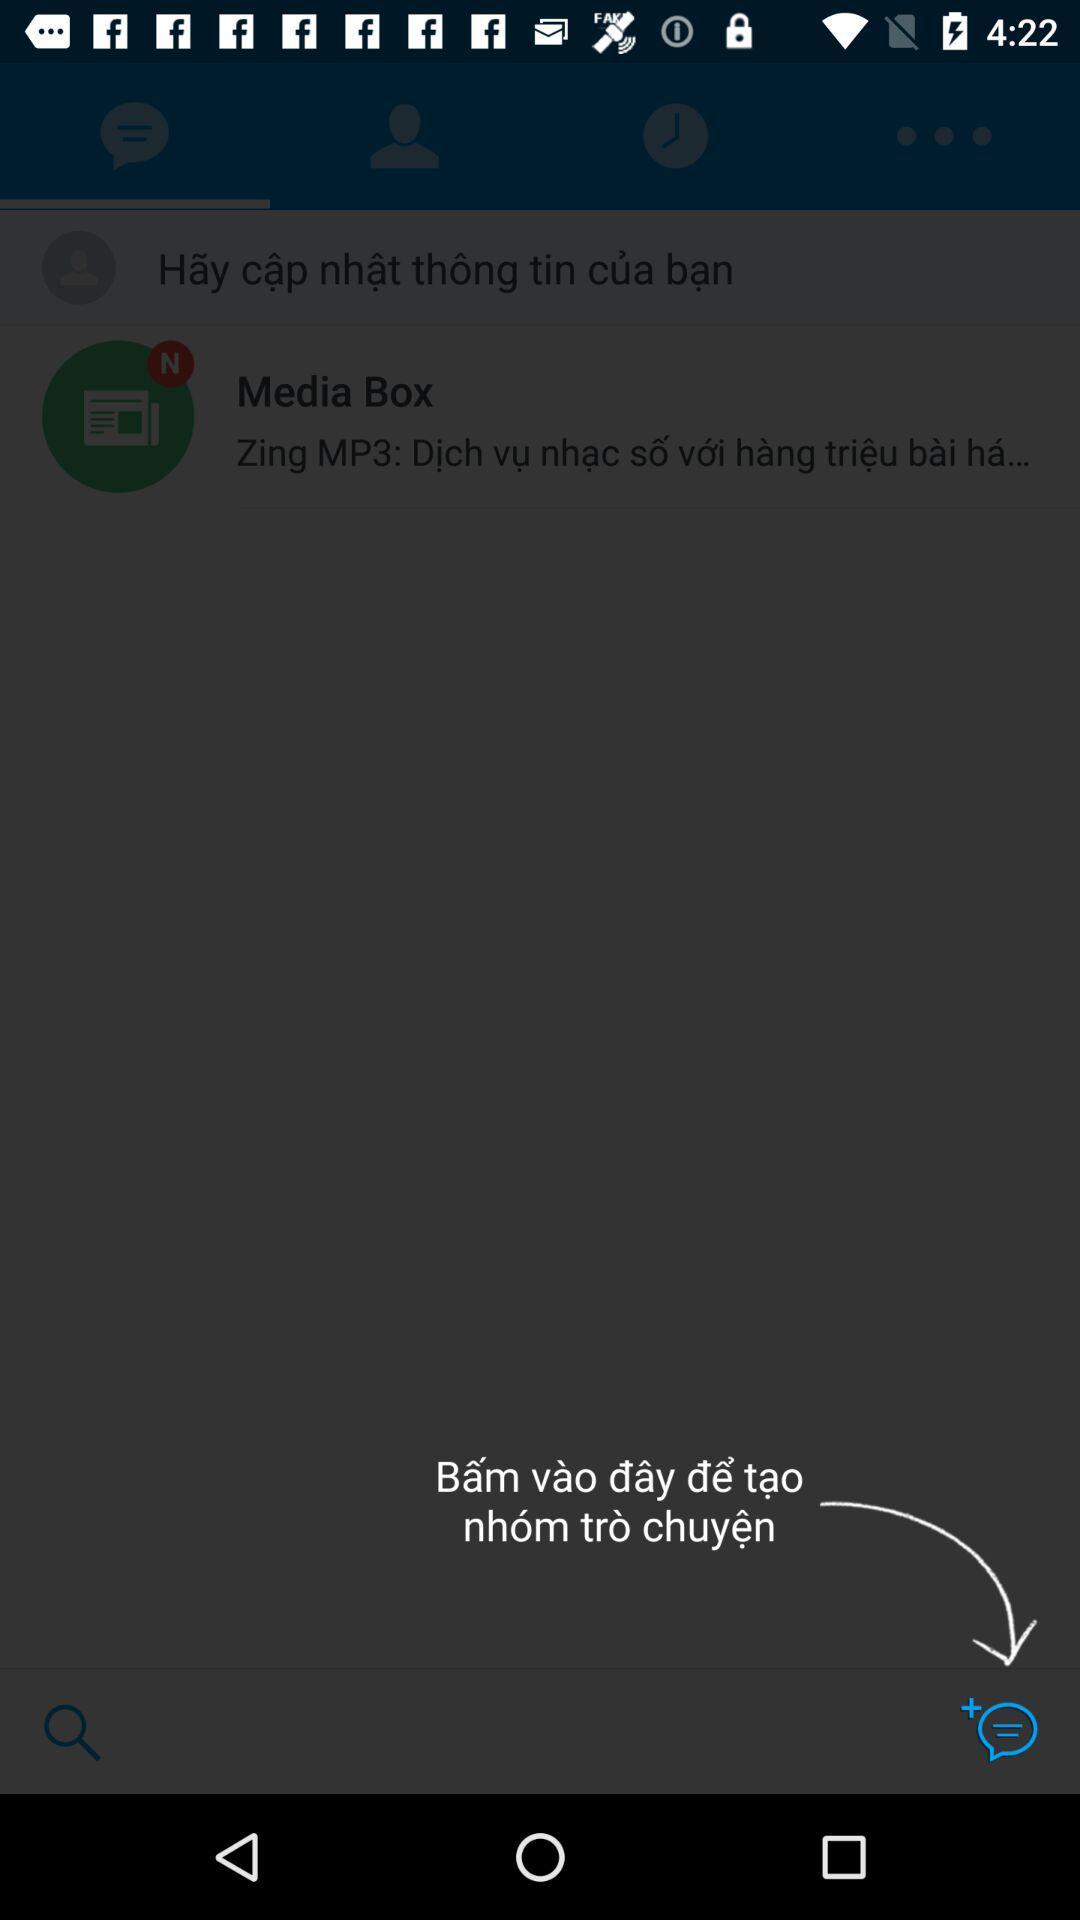 The height and width of the screenshot is (1920, 1080). What do you see at coordinates (675, 136) in the screenshot?
I see `clock icon` at bounding box center [675, 136].